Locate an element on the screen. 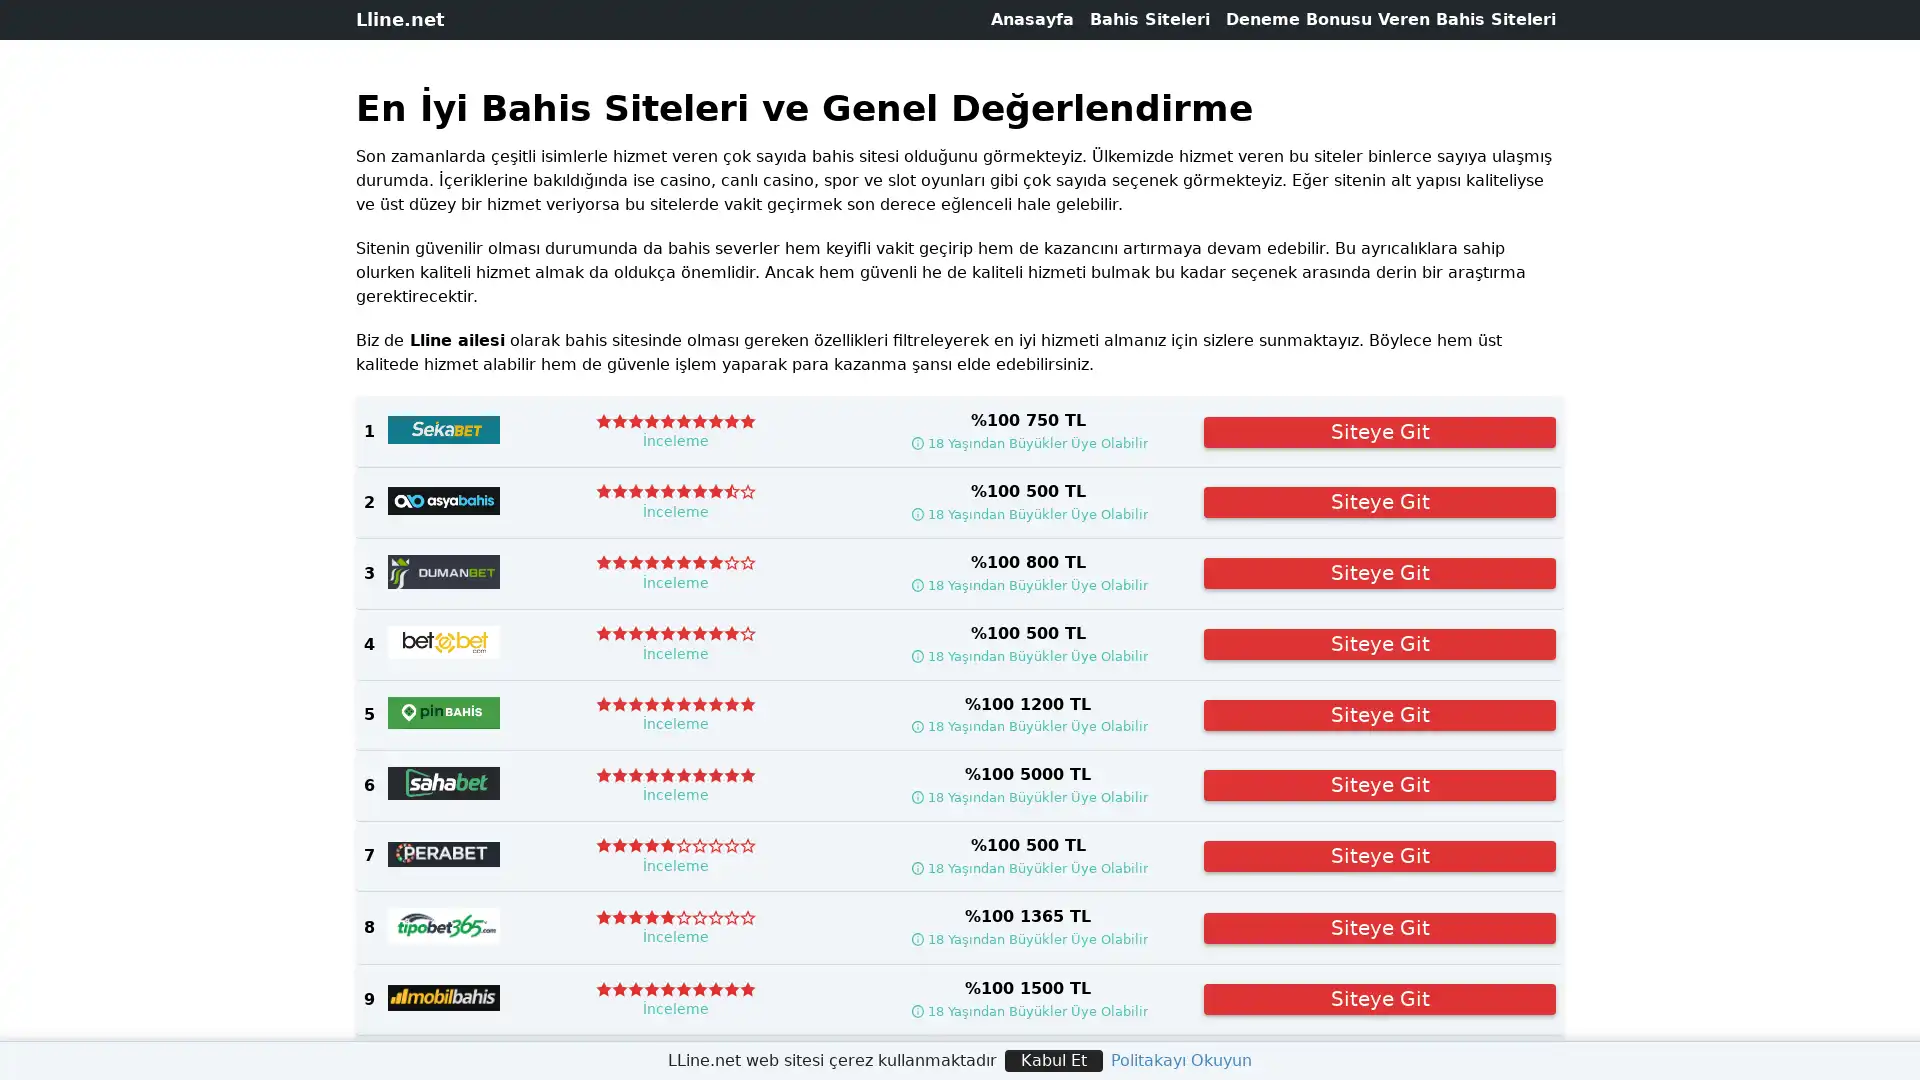 The image size is (1920, 1080). Load terms and conditions is located at coordinates (1027, 866).